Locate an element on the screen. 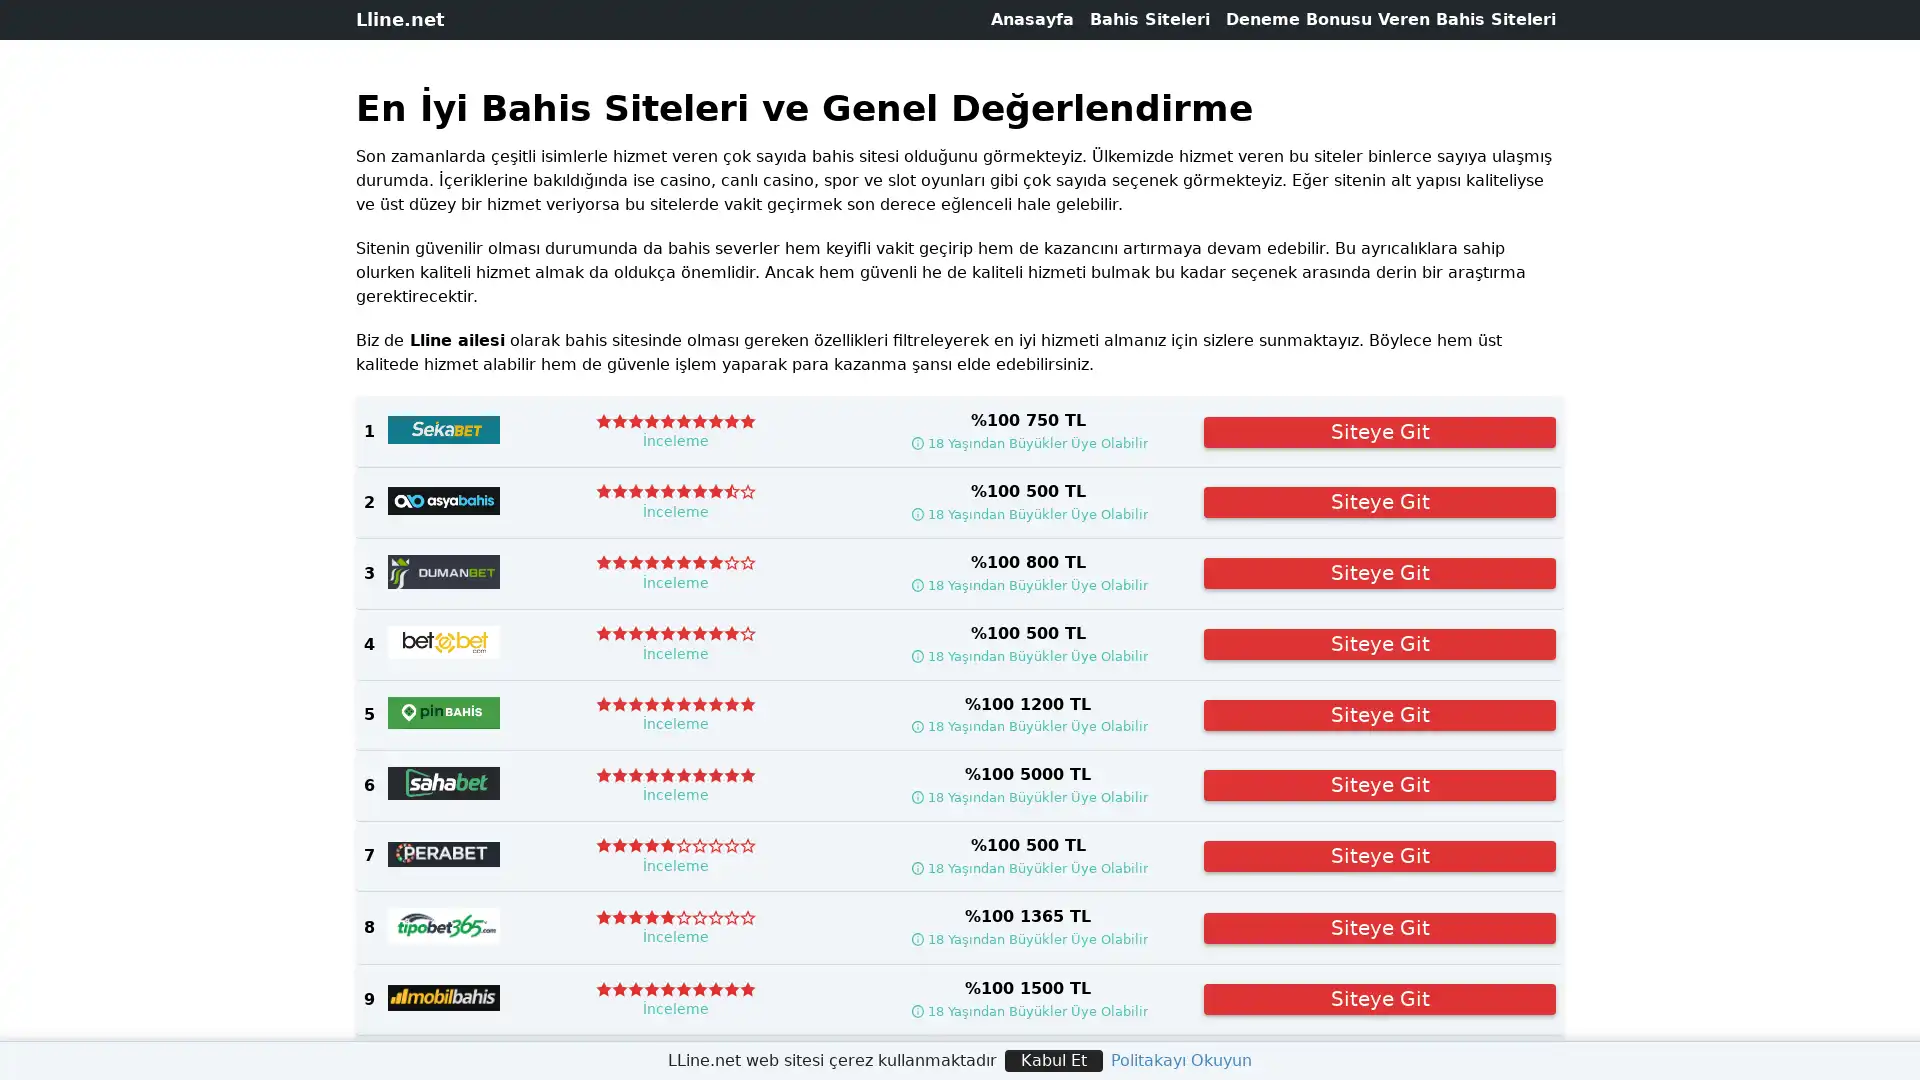 The image size is (1920, 1080). Load terms and conditions is located at coordinates (1027, 866).